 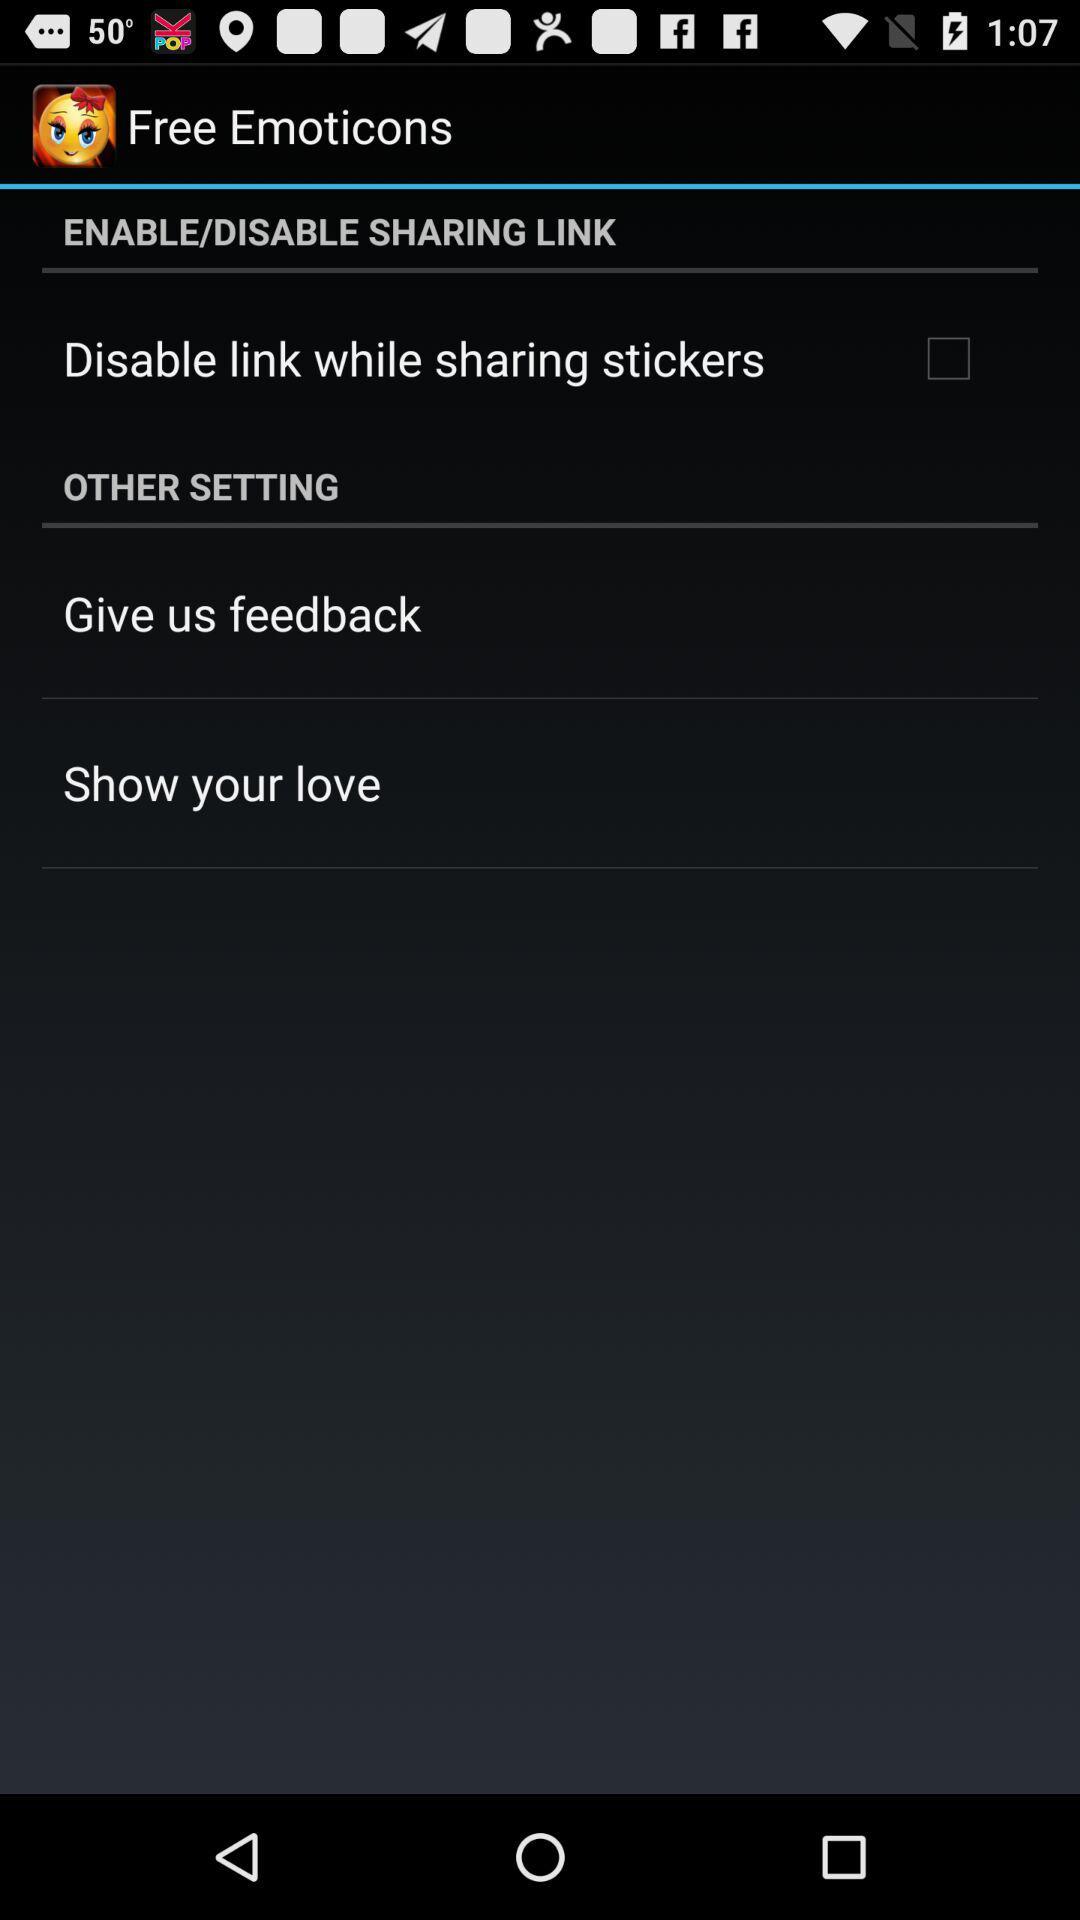 I want to click on enable disable sharing icon, so click(x=540, y=230).